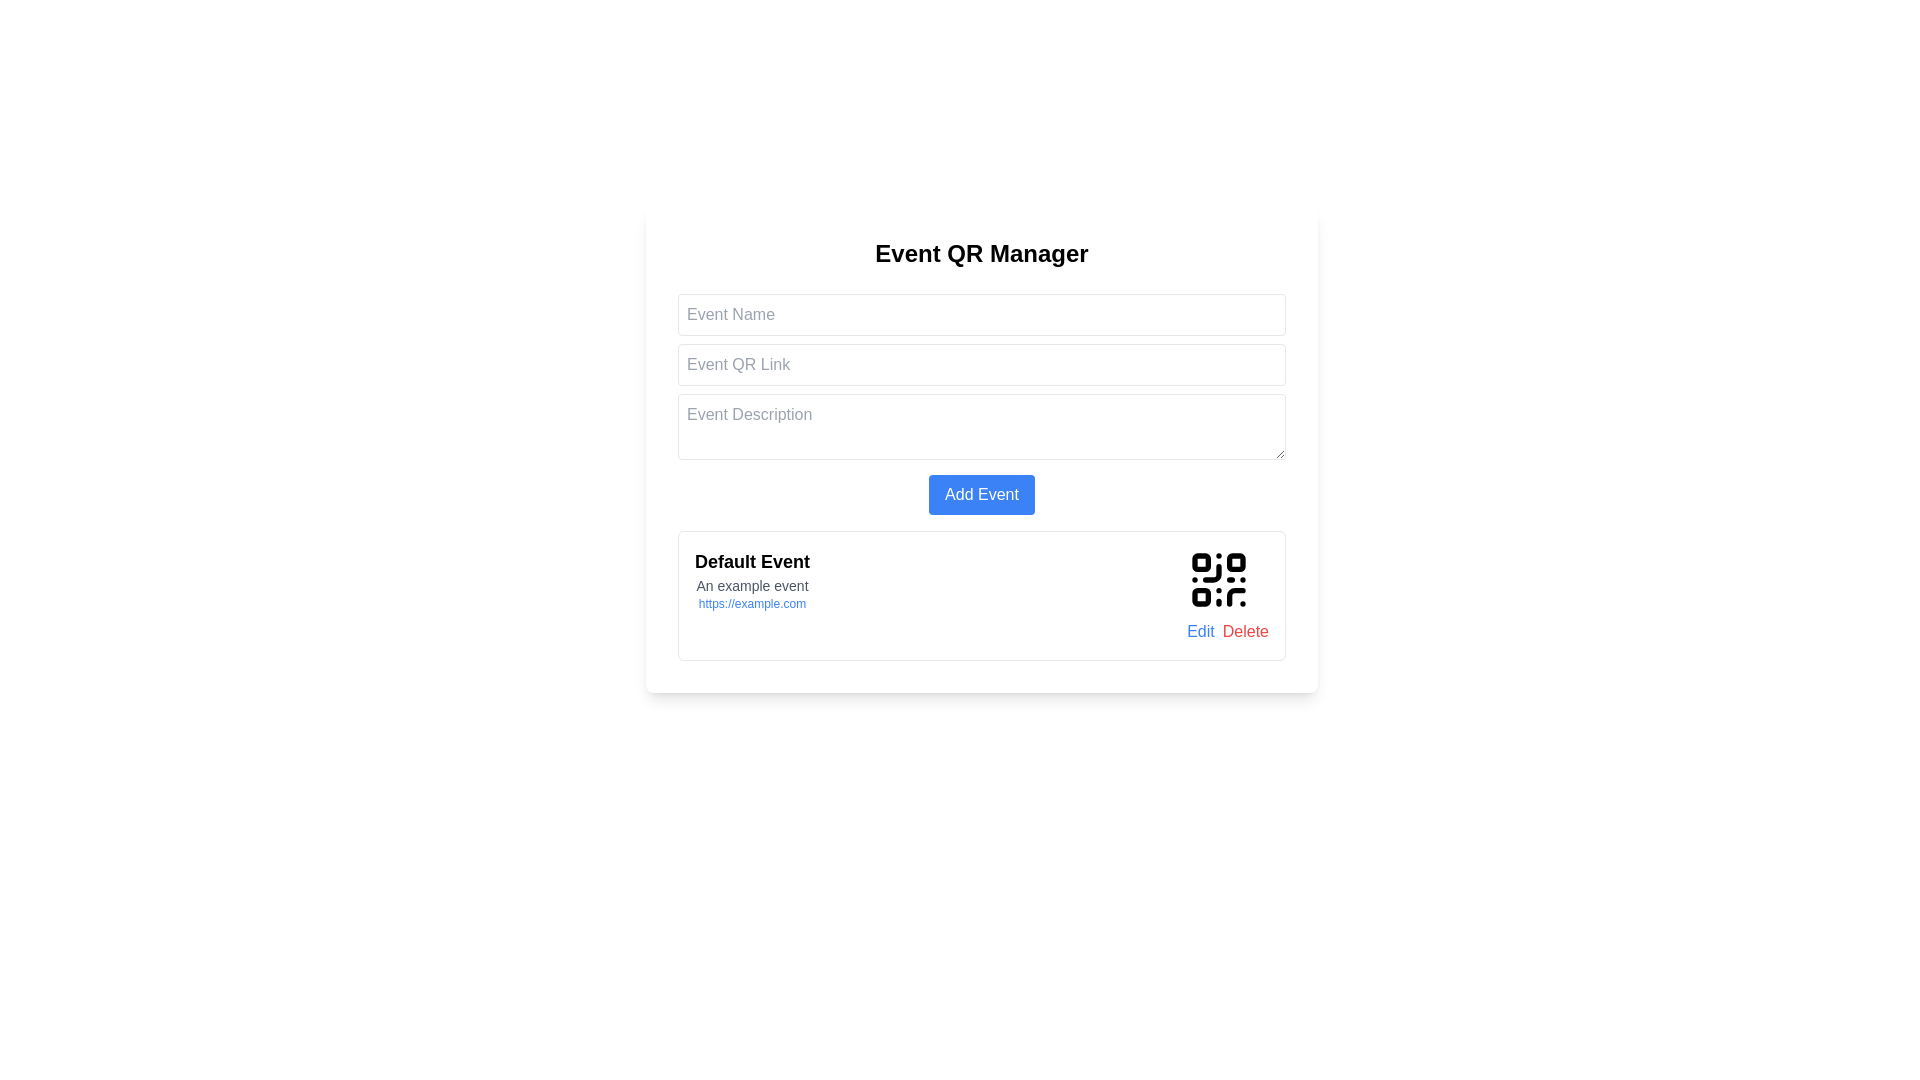 This screenshot has width=1920, height=1080. I want to click on the 'Edit' hyperlink styled in blue, positioned to the left of the 'Delete' button at the bottom right of the 'Default Event' card, so click(1200, 632).